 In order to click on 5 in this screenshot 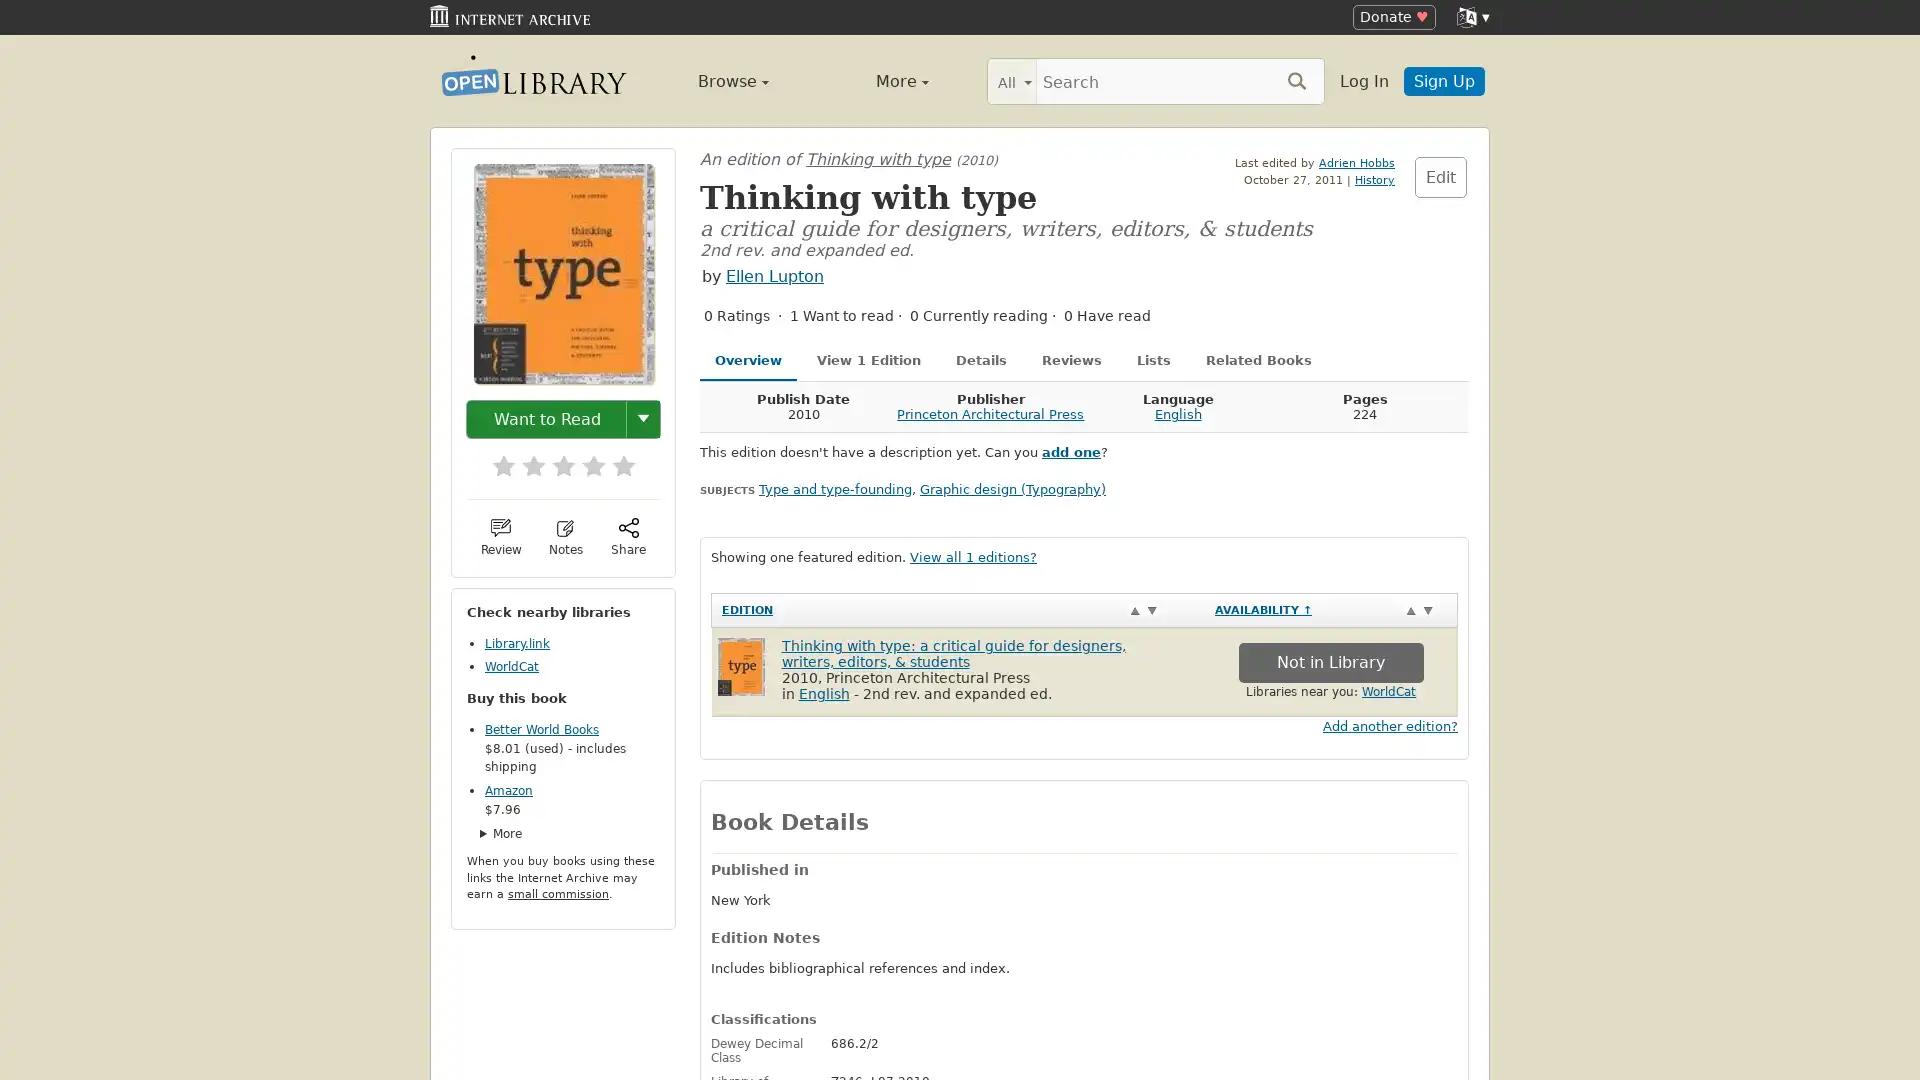, I will do `click(613, 459)`.